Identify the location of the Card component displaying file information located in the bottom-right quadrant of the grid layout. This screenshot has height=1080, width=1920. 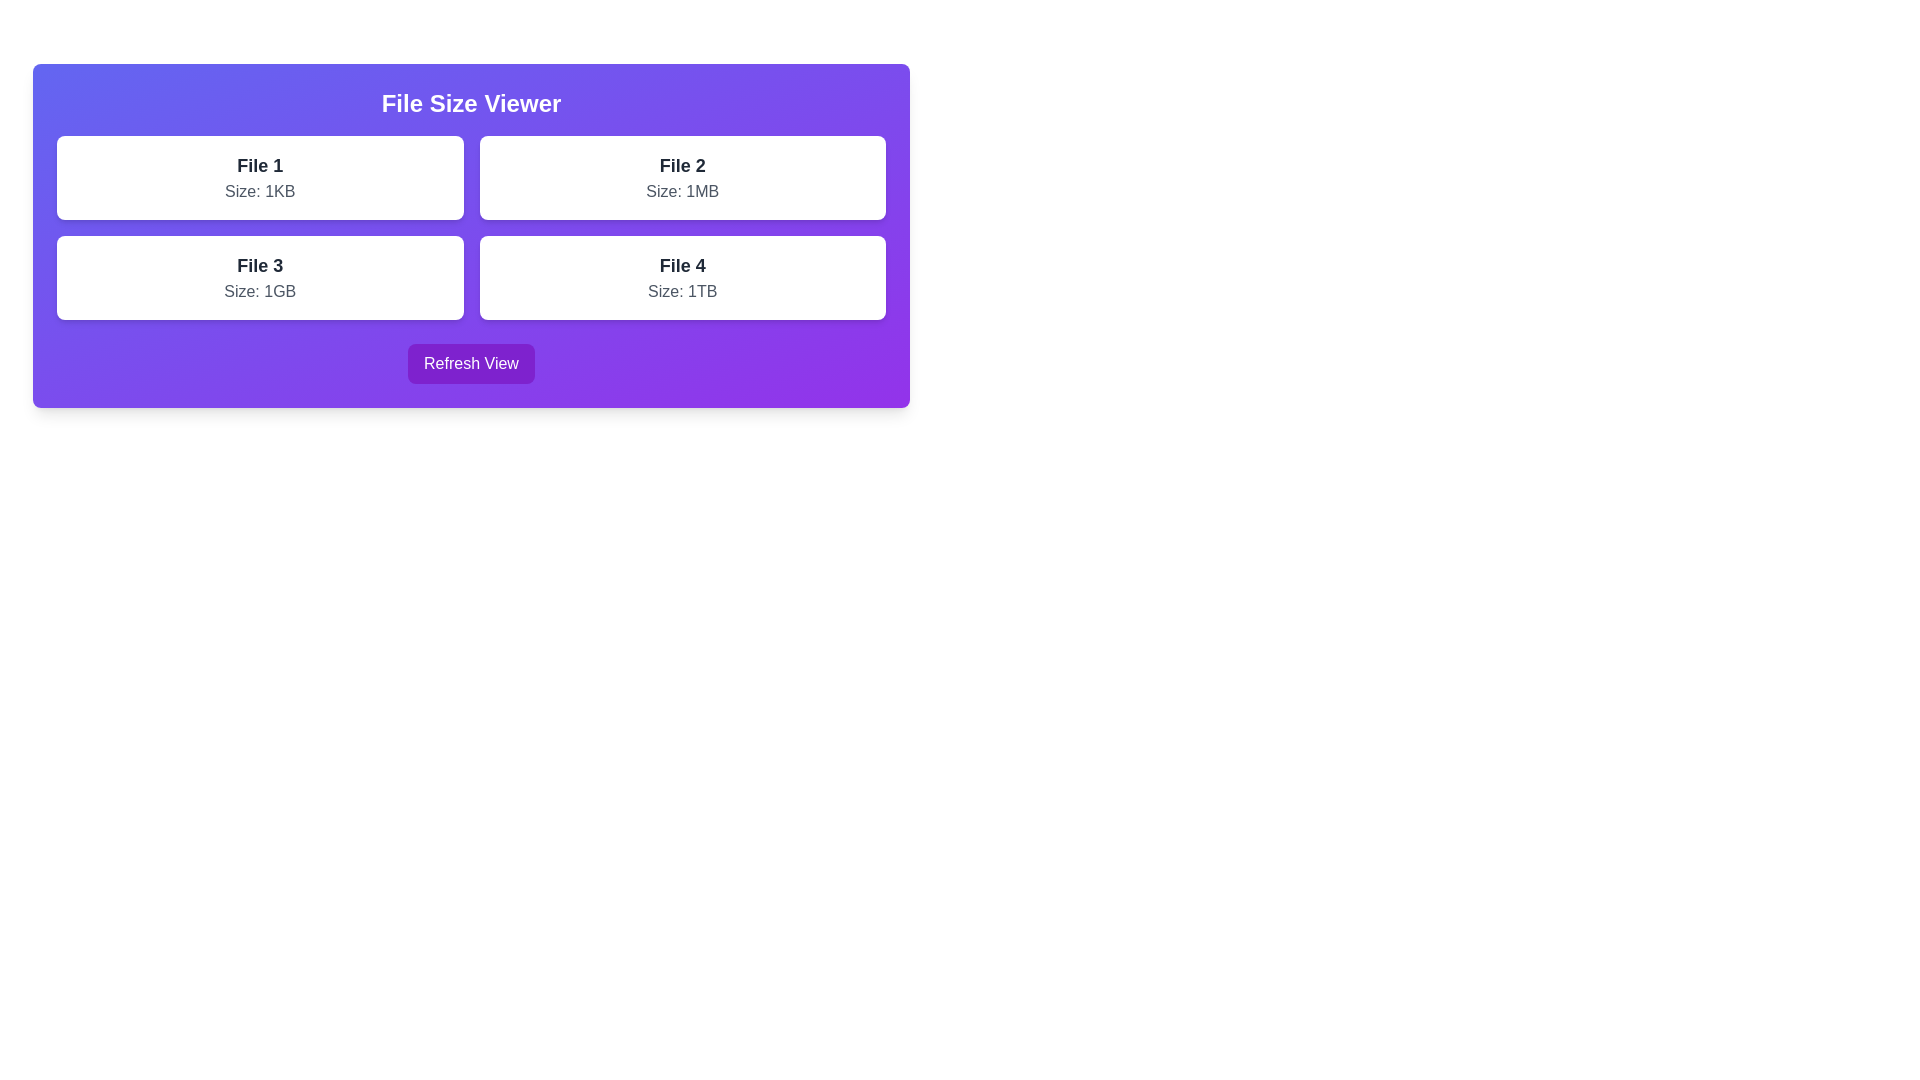
(682, 277).